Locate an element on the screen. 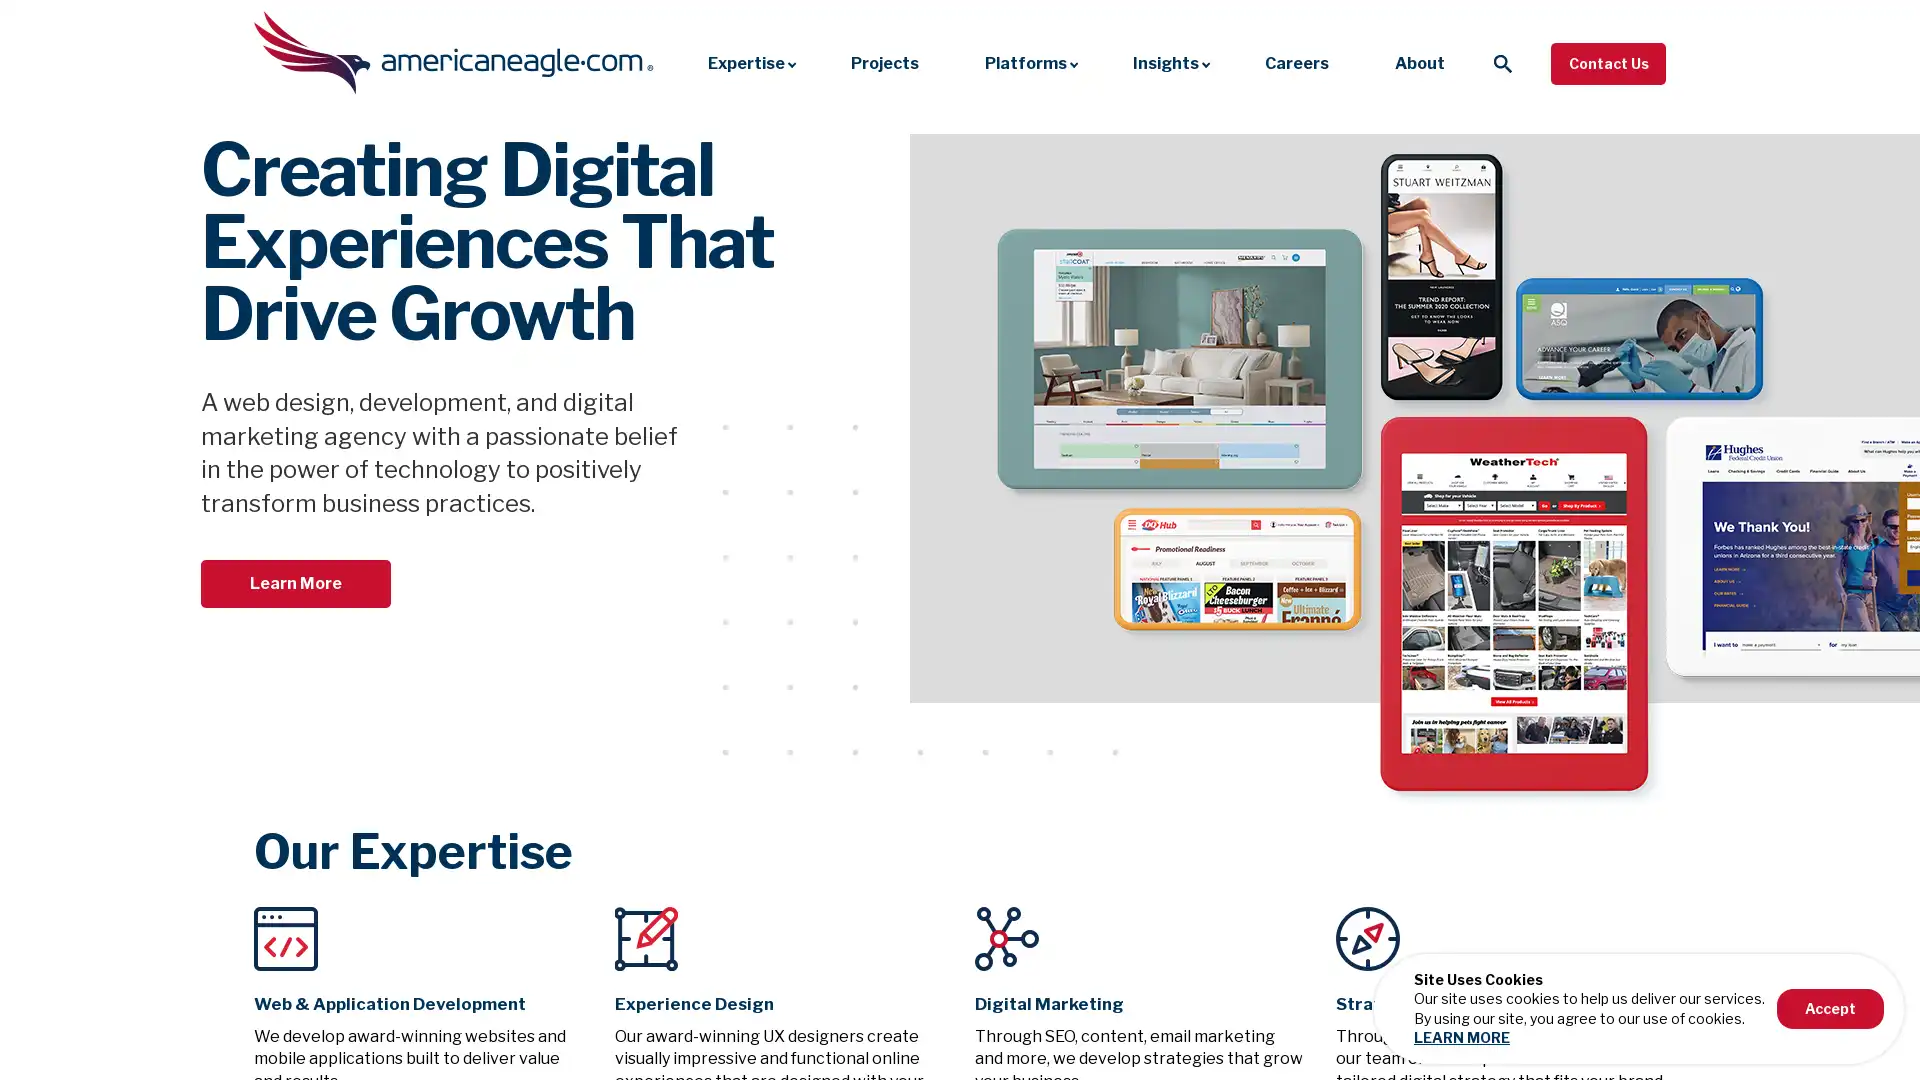 The width and height of the screenshot is (1920, 1080). Expertise is located at coordinates (745, 62).